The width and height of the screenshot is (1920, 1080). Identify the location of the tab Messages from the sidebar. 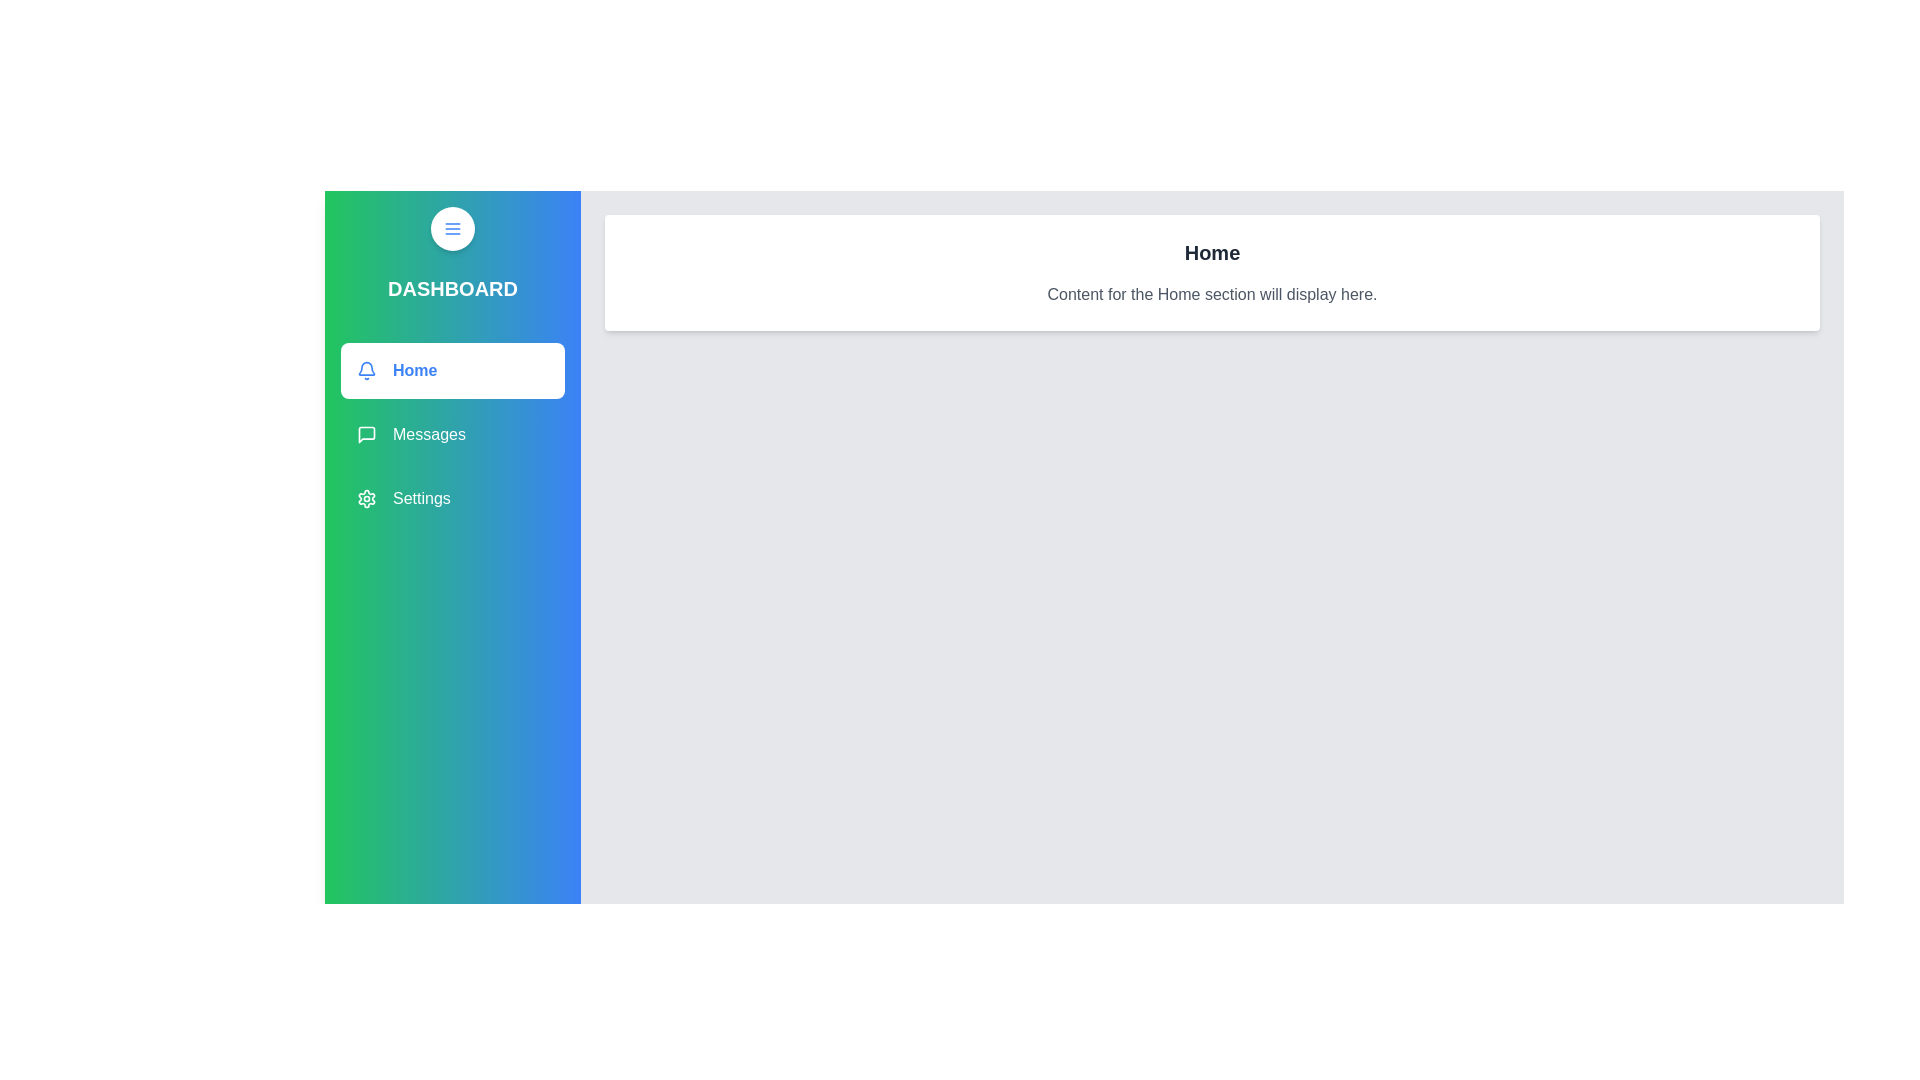
(451, 434).